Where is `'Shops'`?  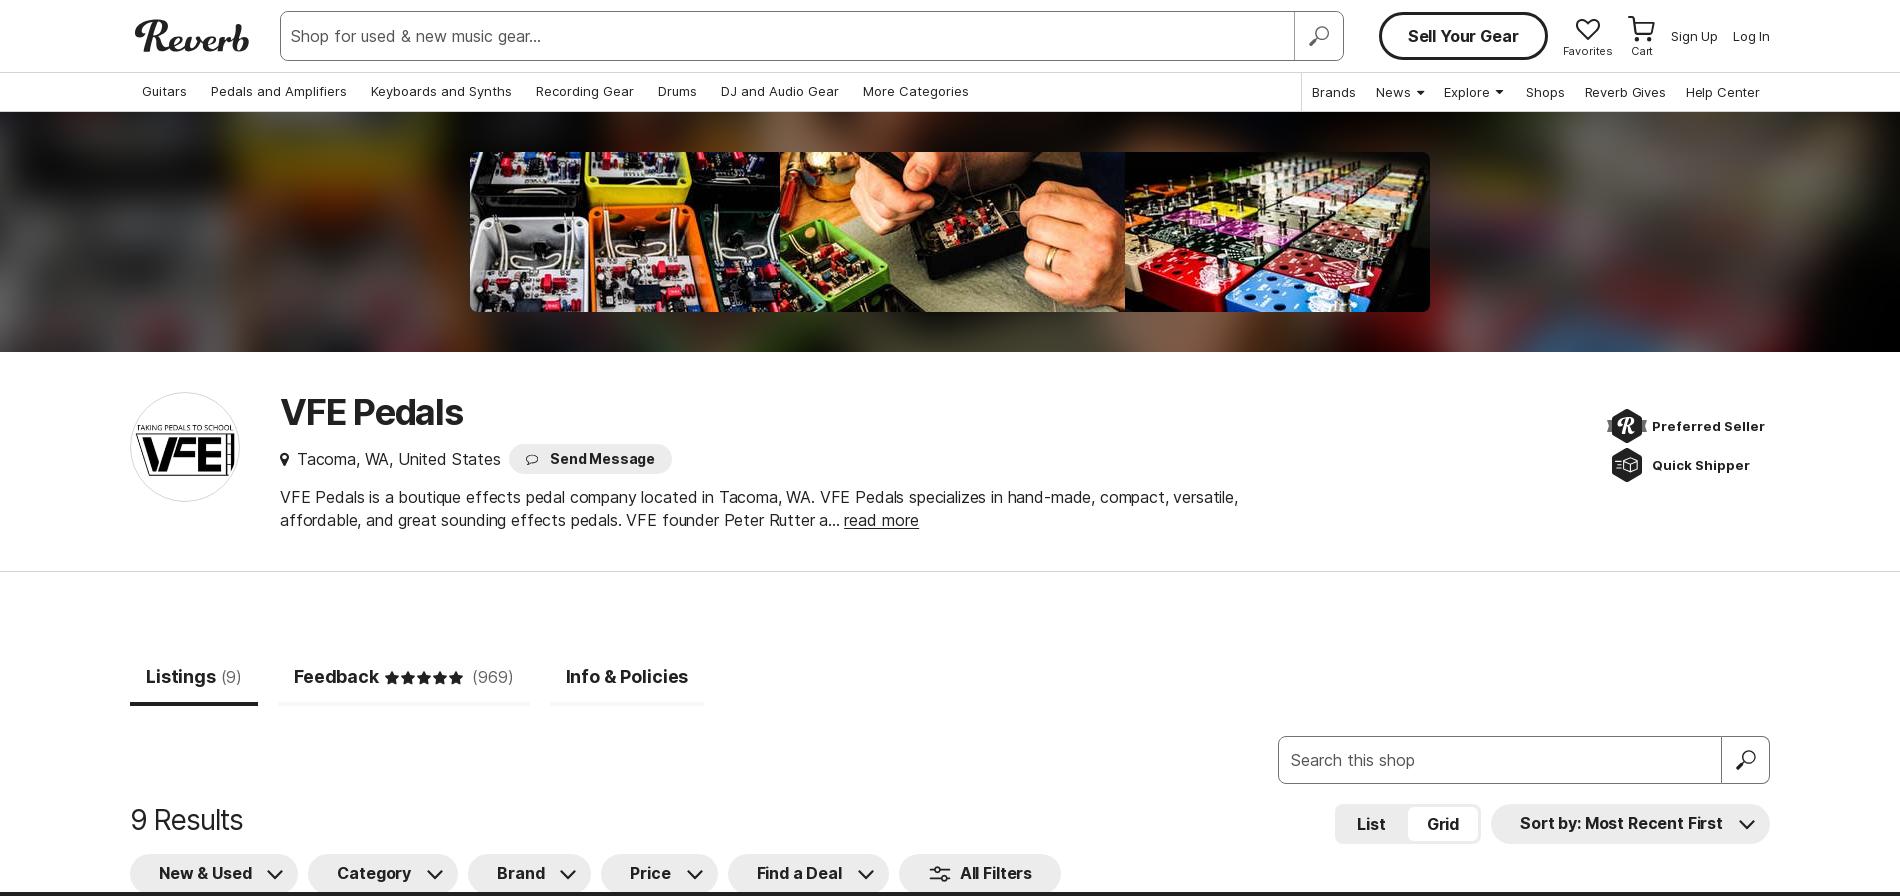
'Shops' is located at coordinates (1545, 92).